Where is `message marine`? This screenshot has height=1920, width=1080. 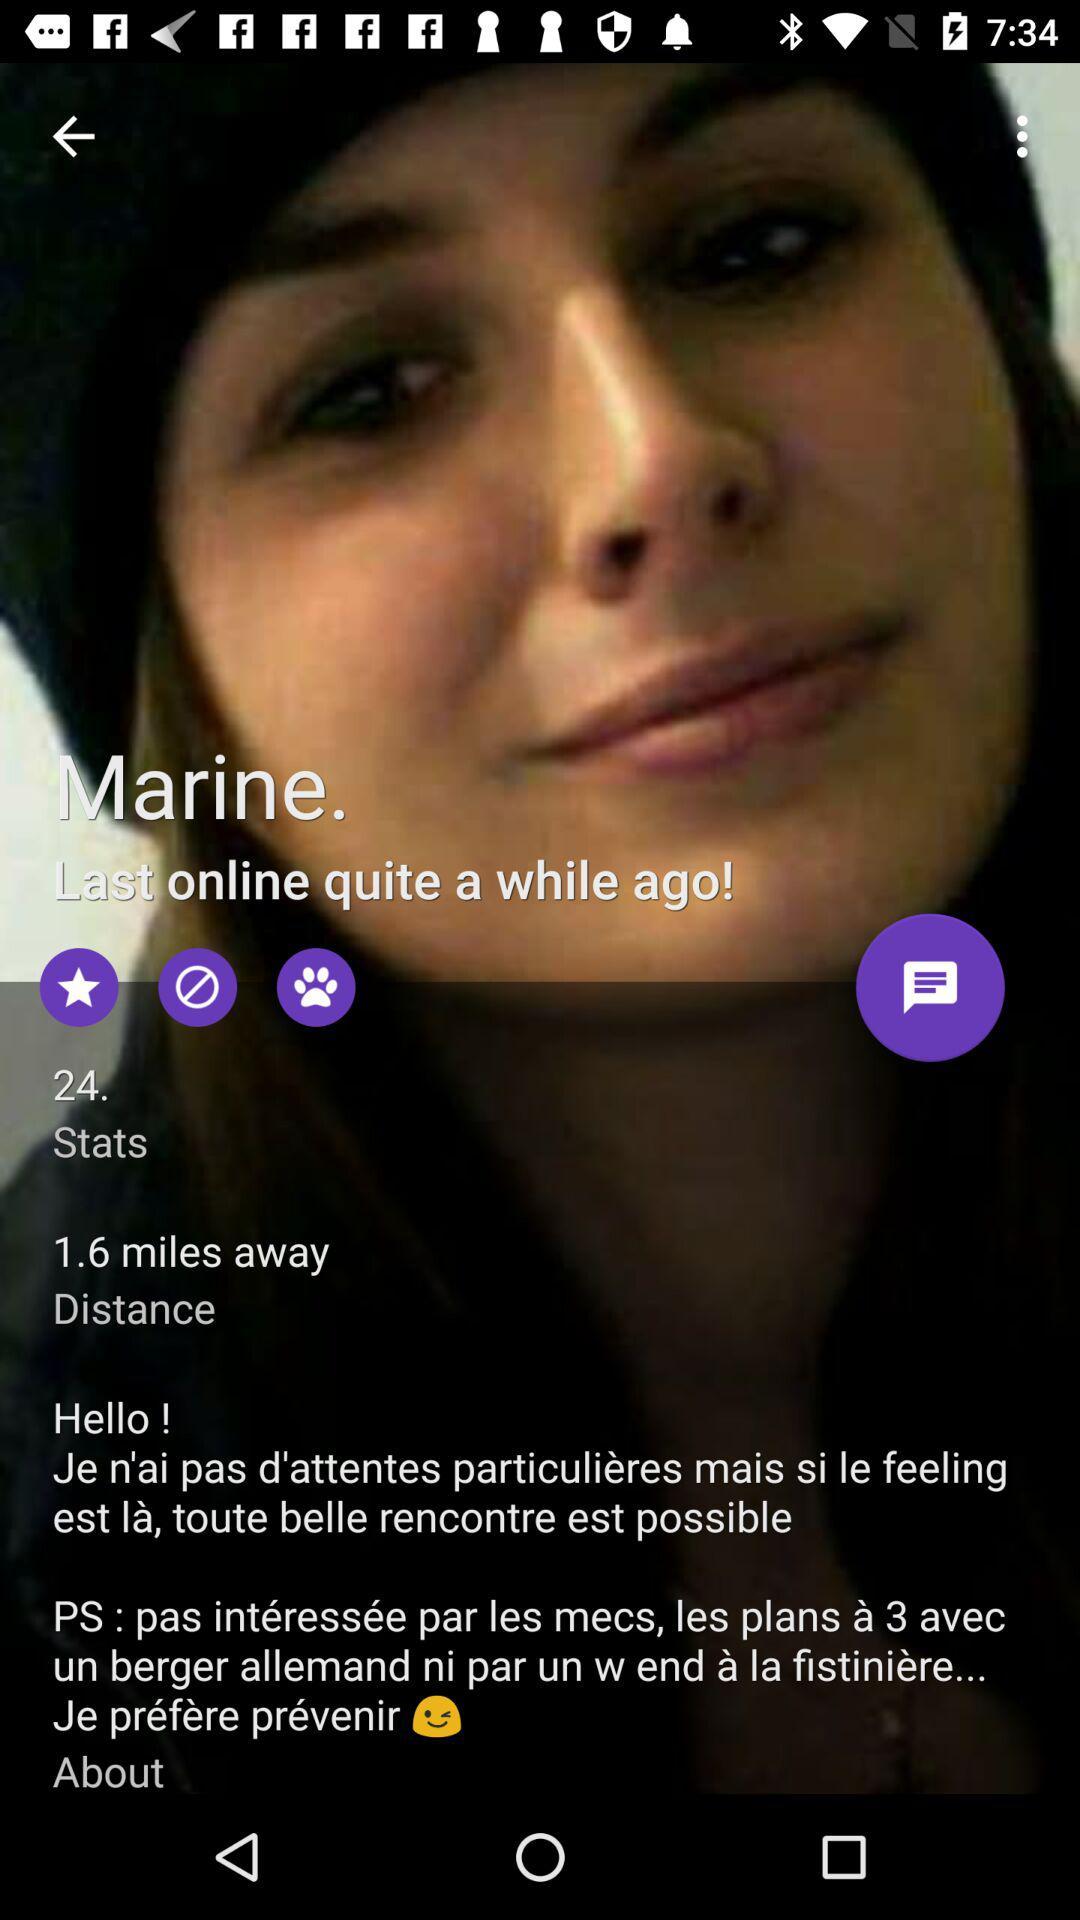 message marine is located at coordinates (930, 995).